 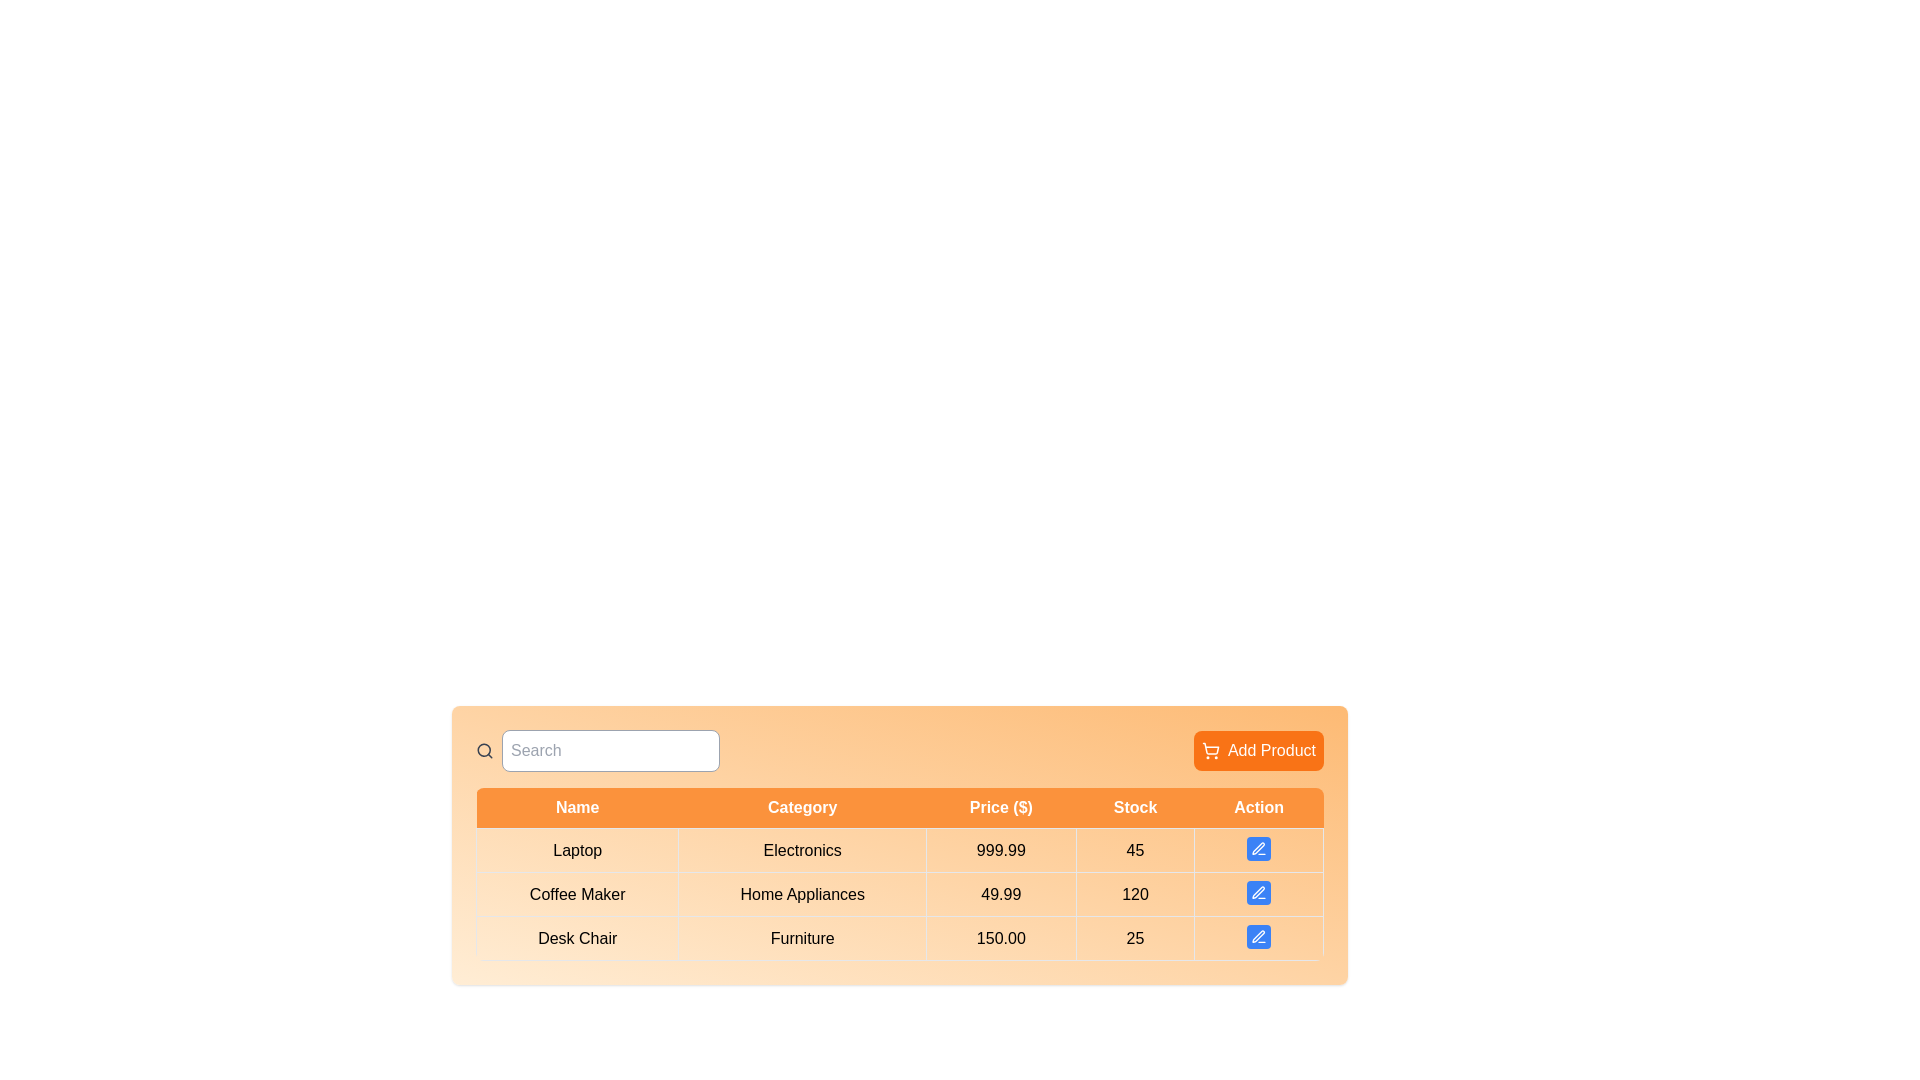 I want to click on the third editing icon in the 'Action' column, so click(x=1257, y=937).